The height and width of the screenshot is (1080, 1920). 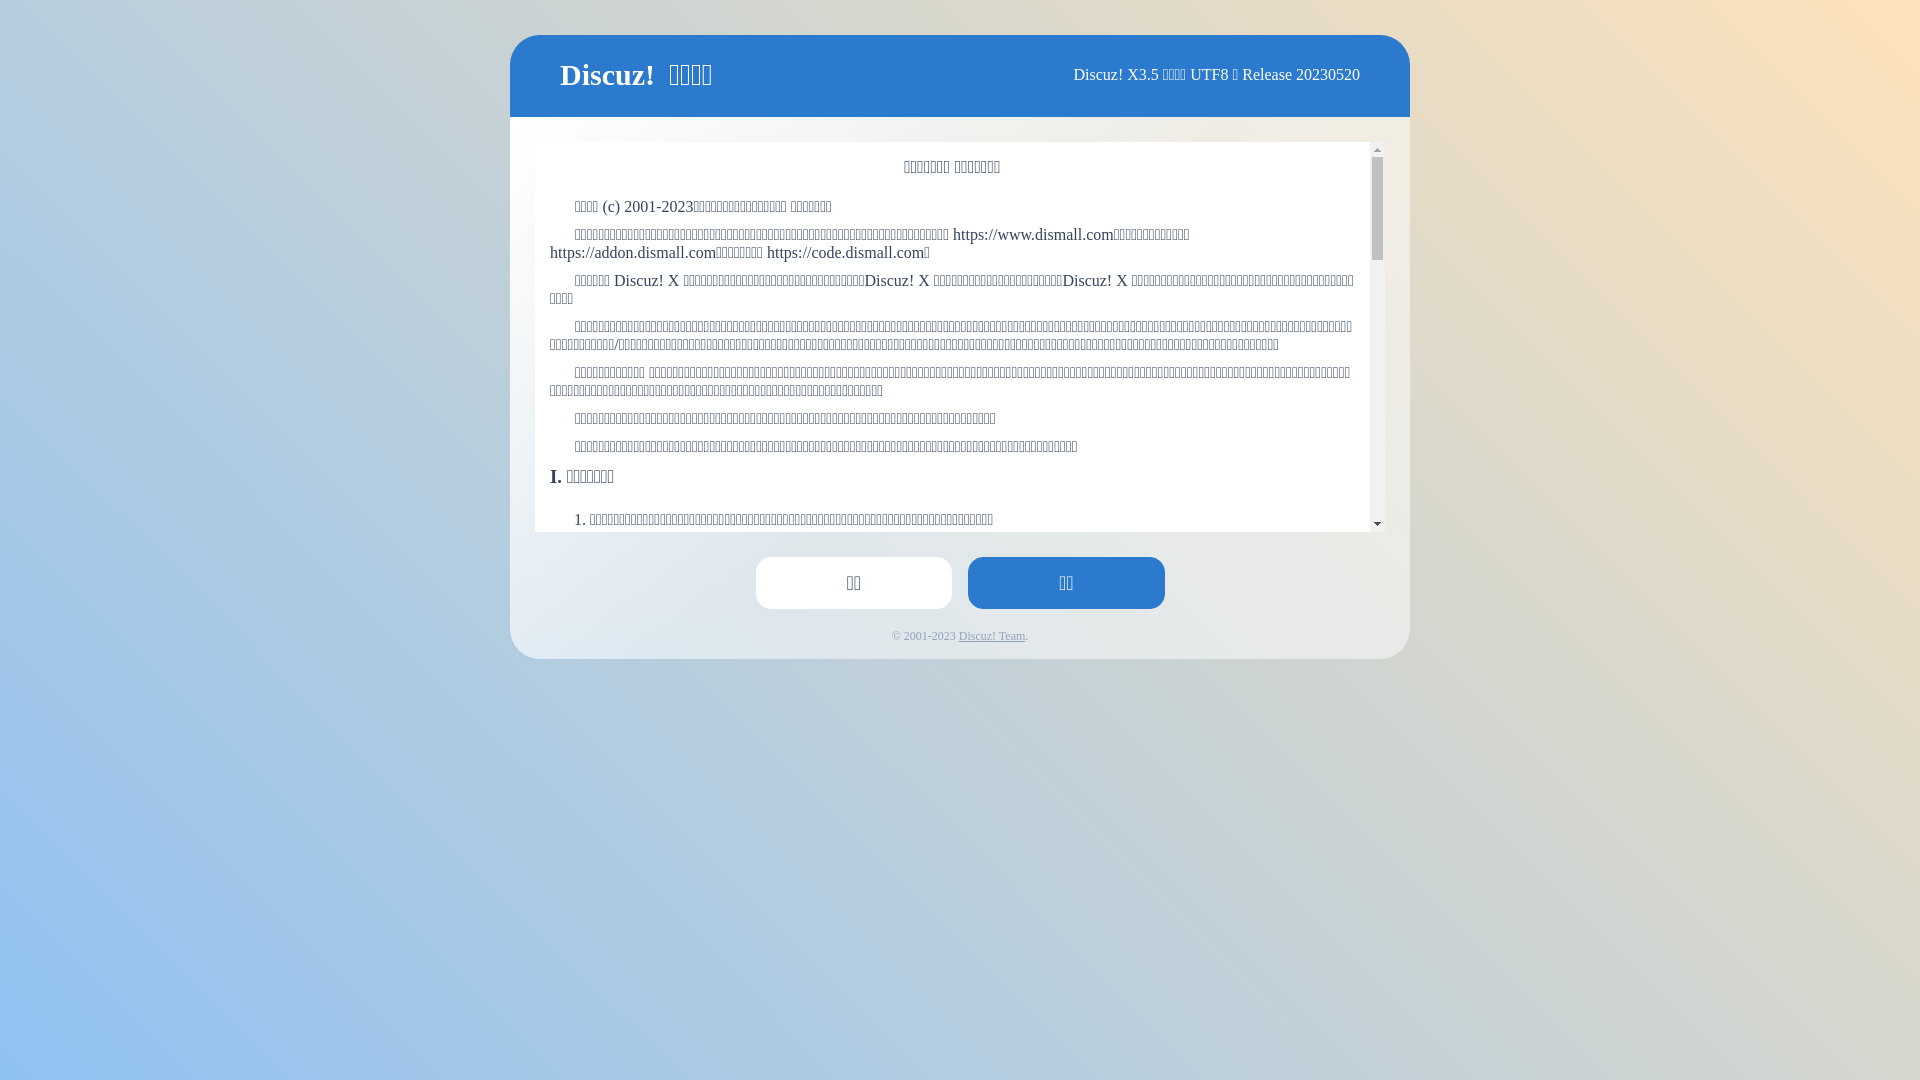 I want to click on 'Discuz! Team', so click(x=992, y=636).